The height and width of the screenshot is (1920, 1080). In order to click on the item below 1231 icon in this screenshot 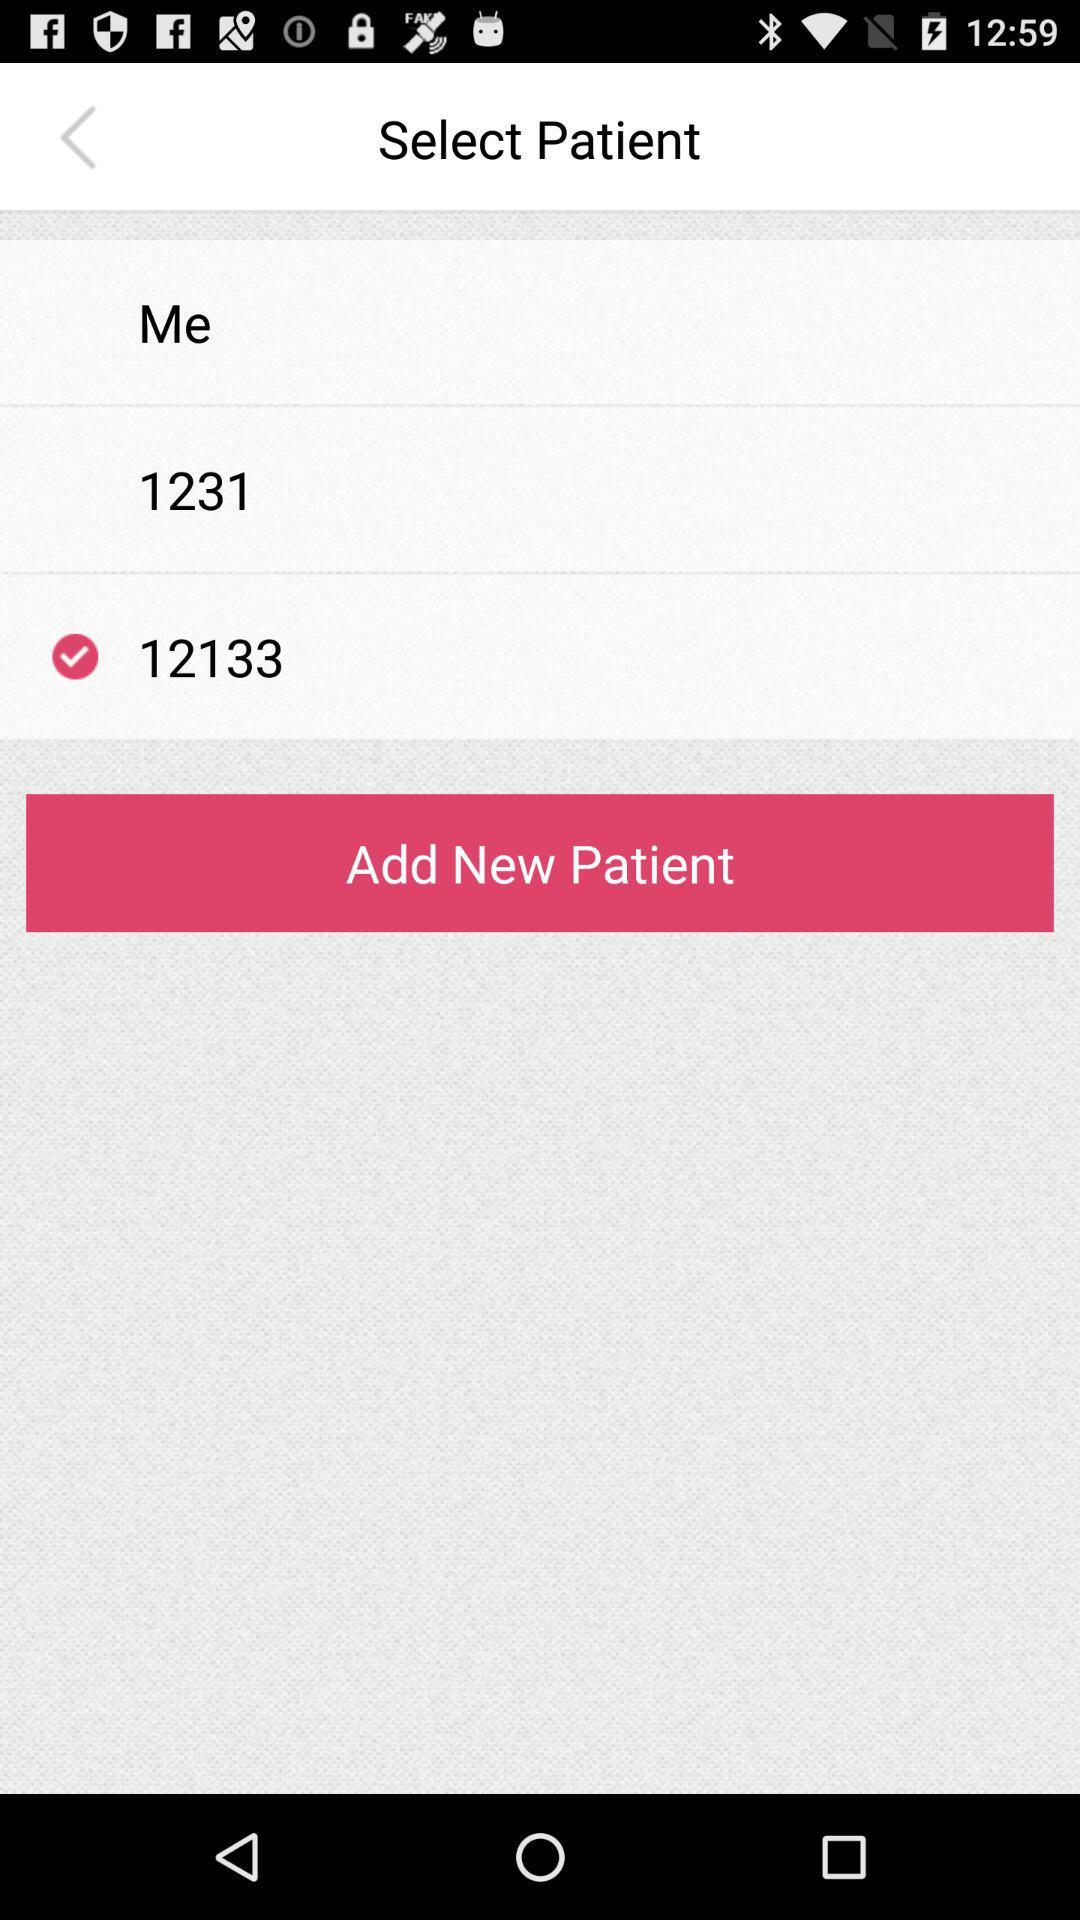, I will do `click(540, 571)`.